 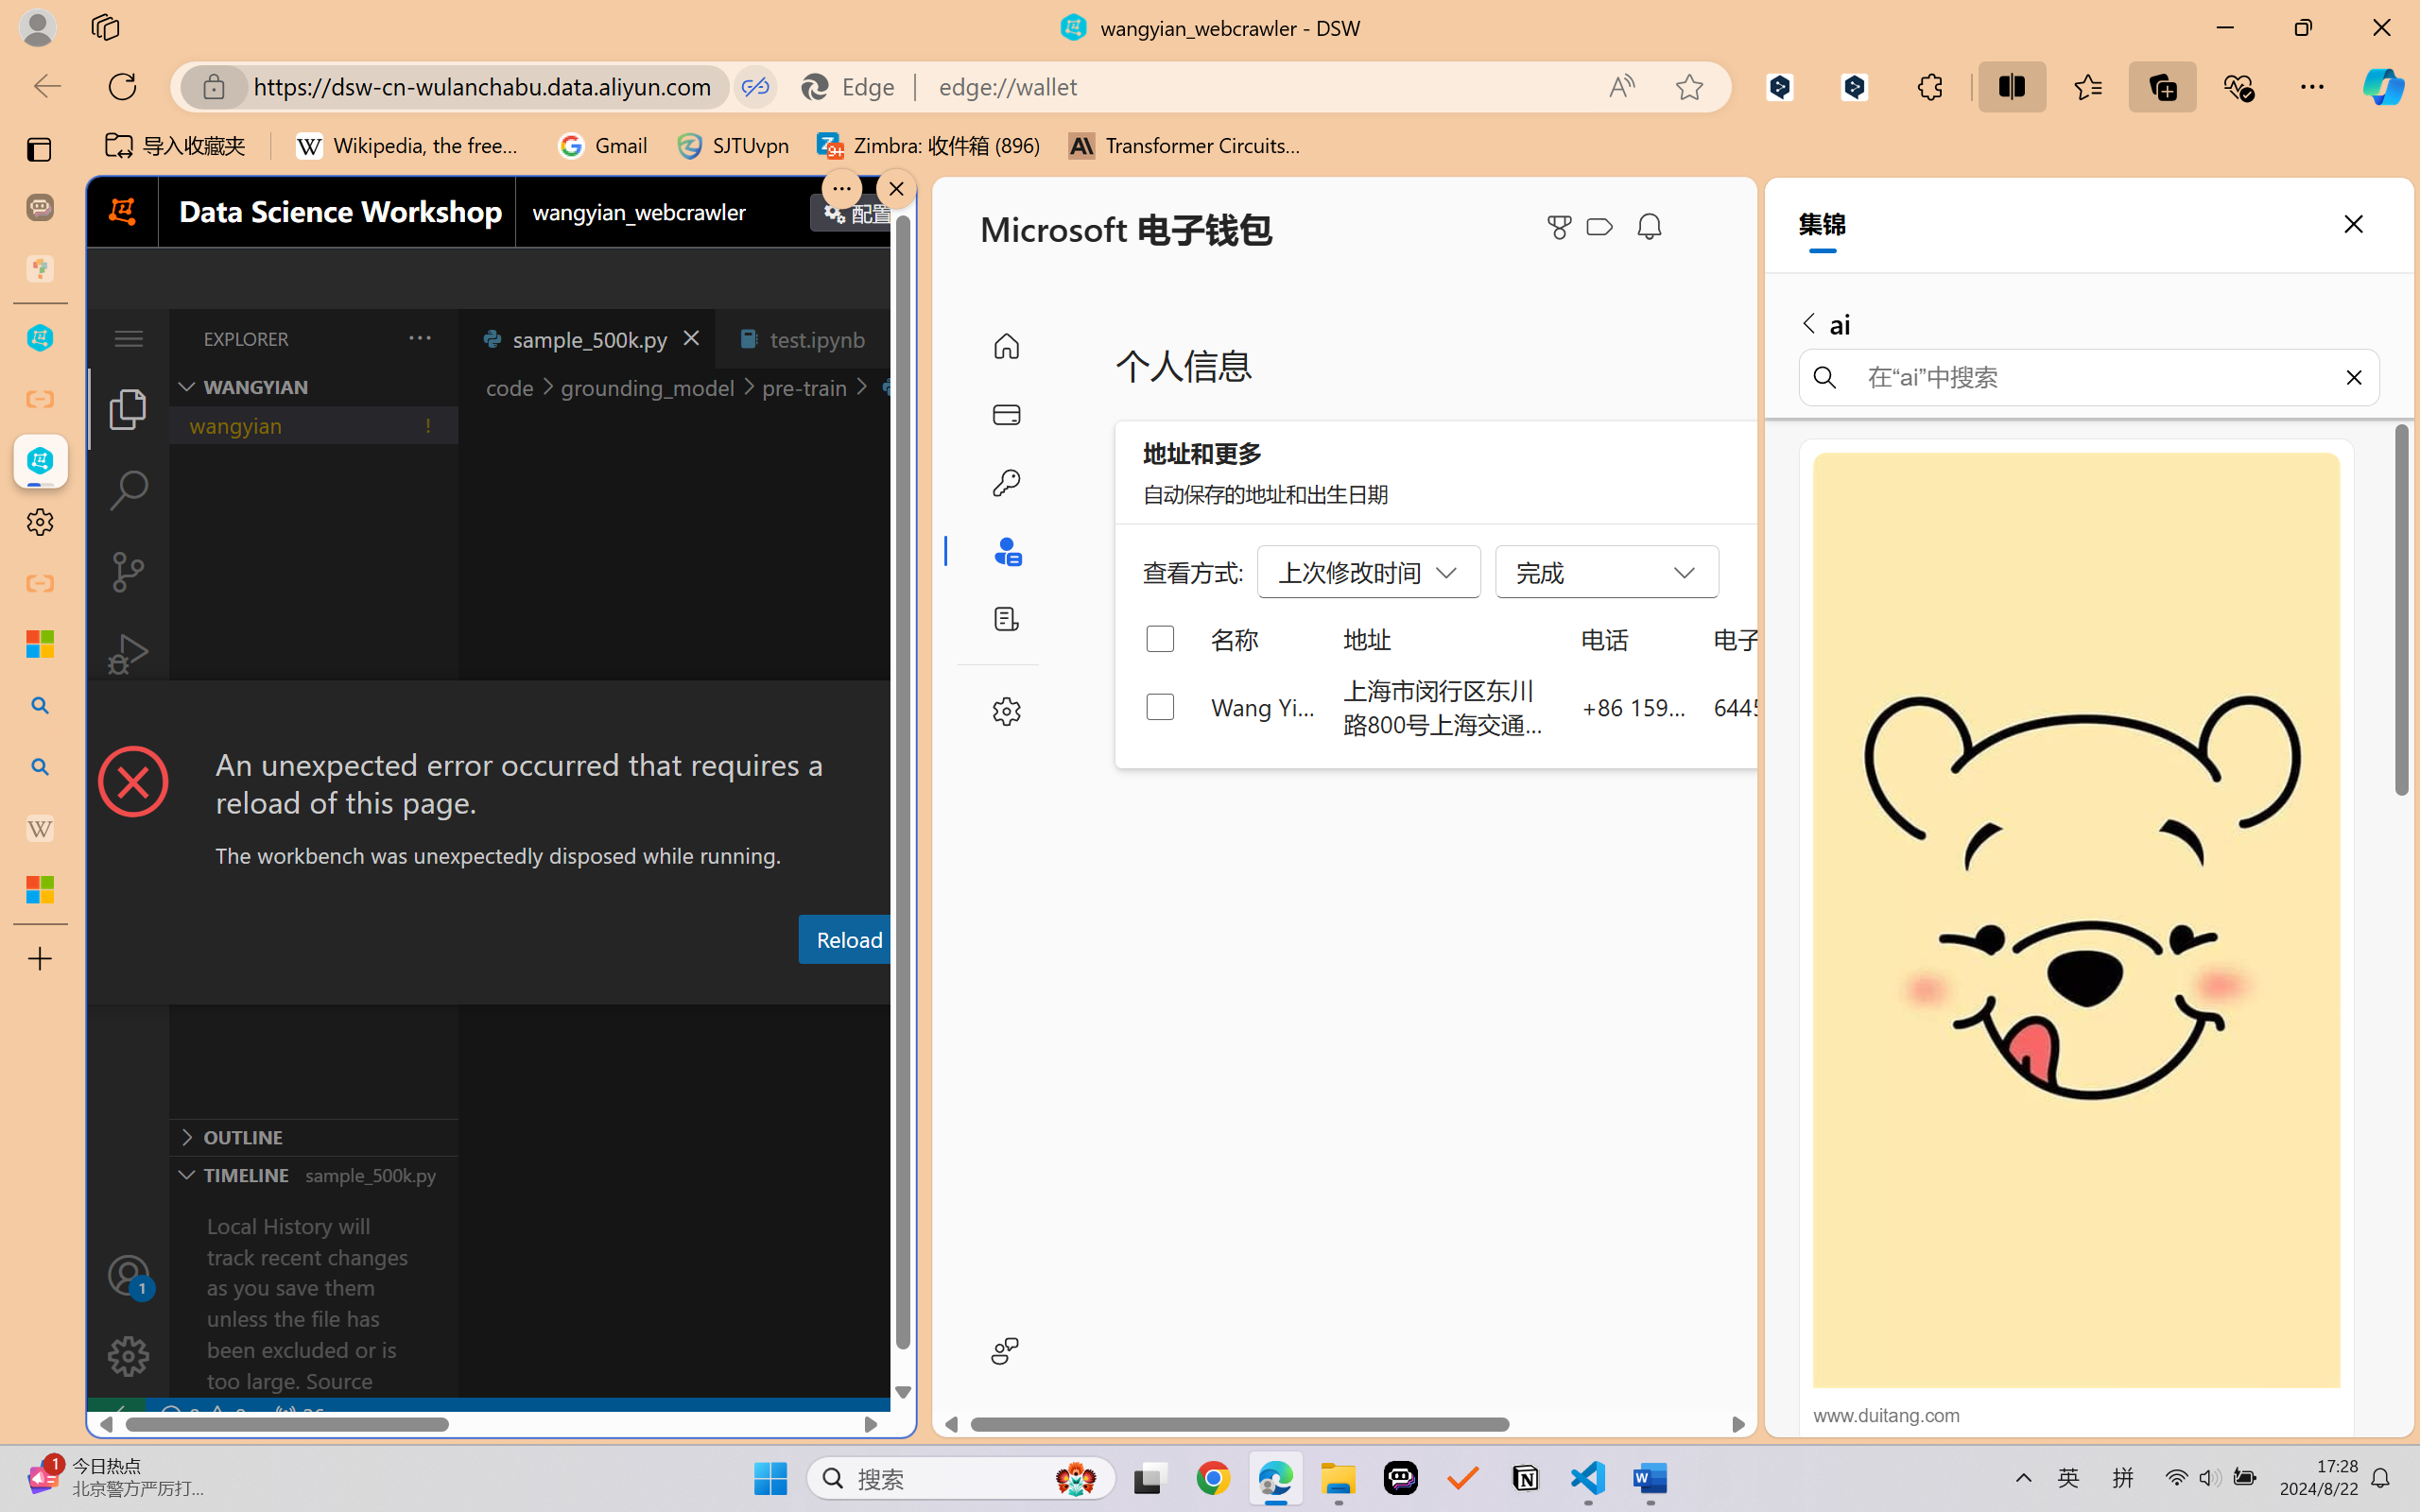 I want to click on 'Gmail', so click(x=601, y=145).